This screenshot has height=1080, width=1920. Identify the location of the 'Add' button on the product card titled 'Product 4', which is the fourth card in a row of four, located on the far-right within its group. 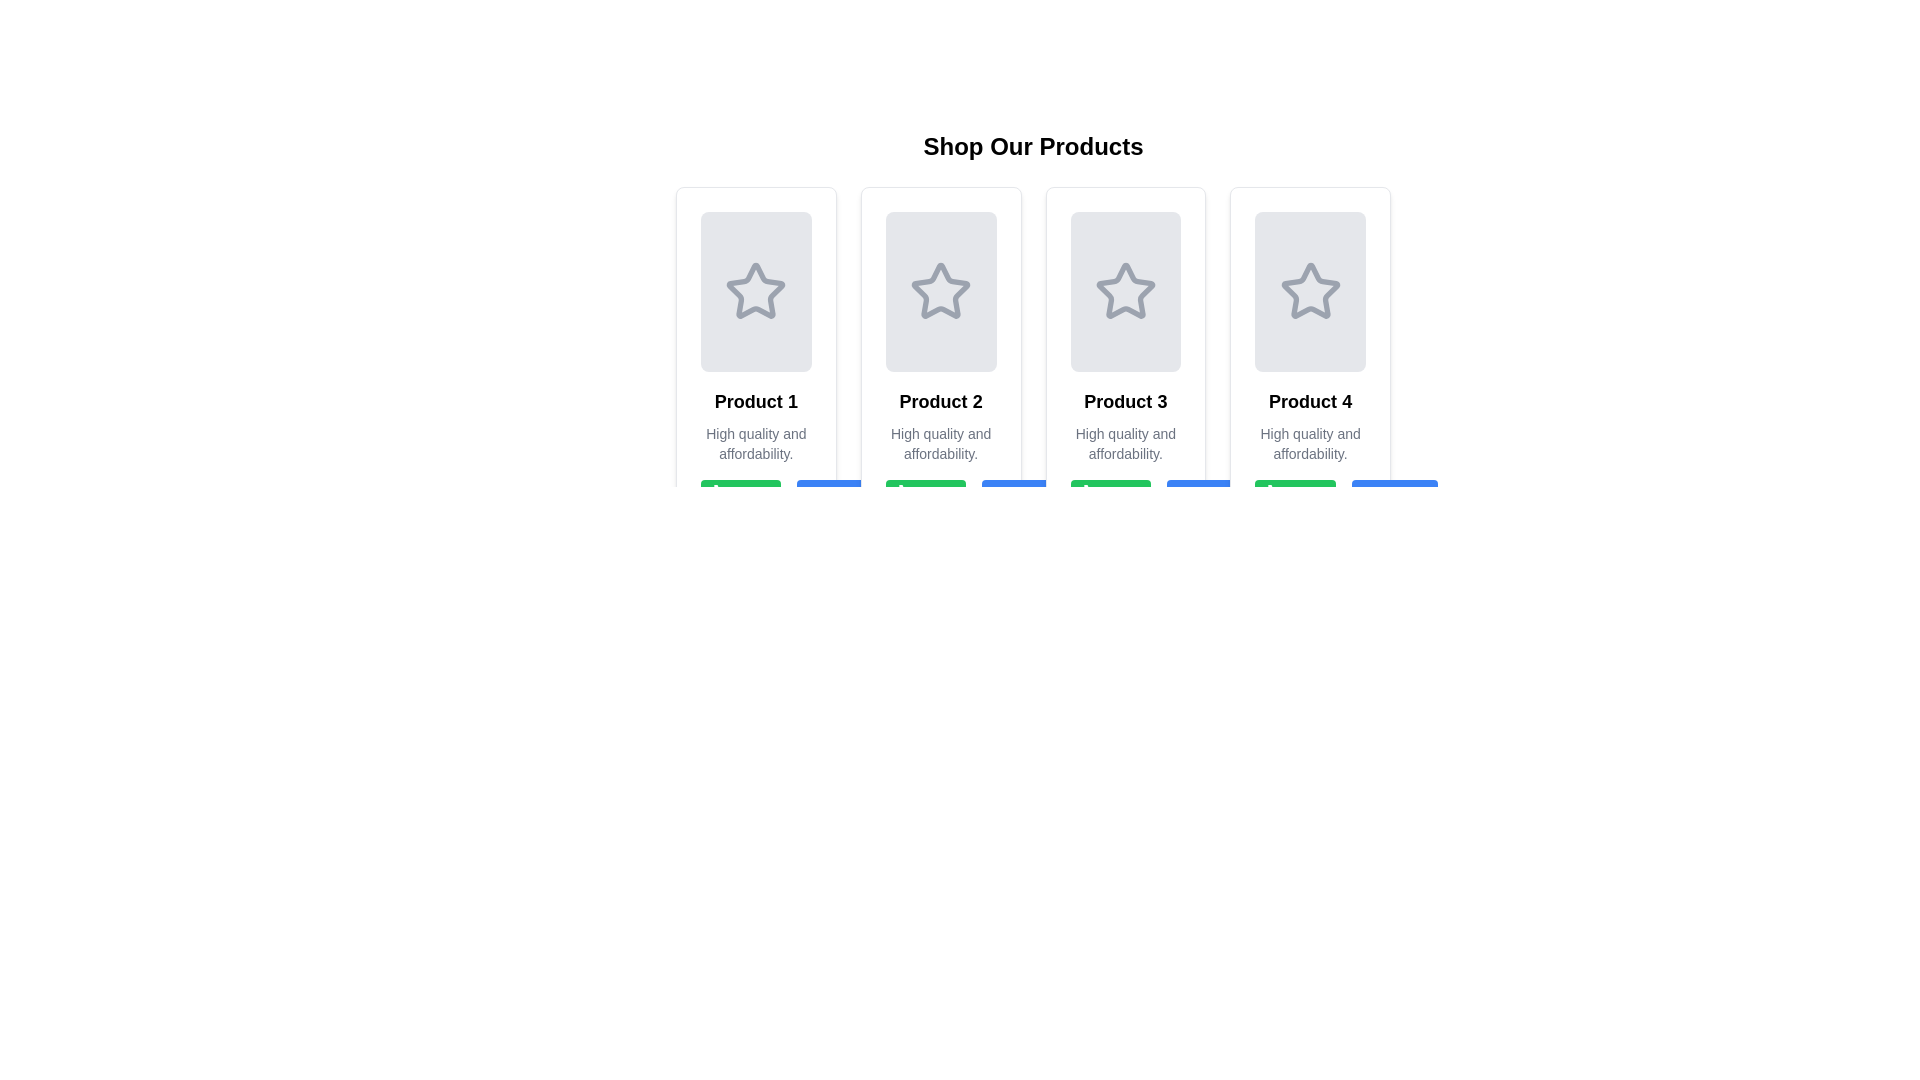
(1310, 362).